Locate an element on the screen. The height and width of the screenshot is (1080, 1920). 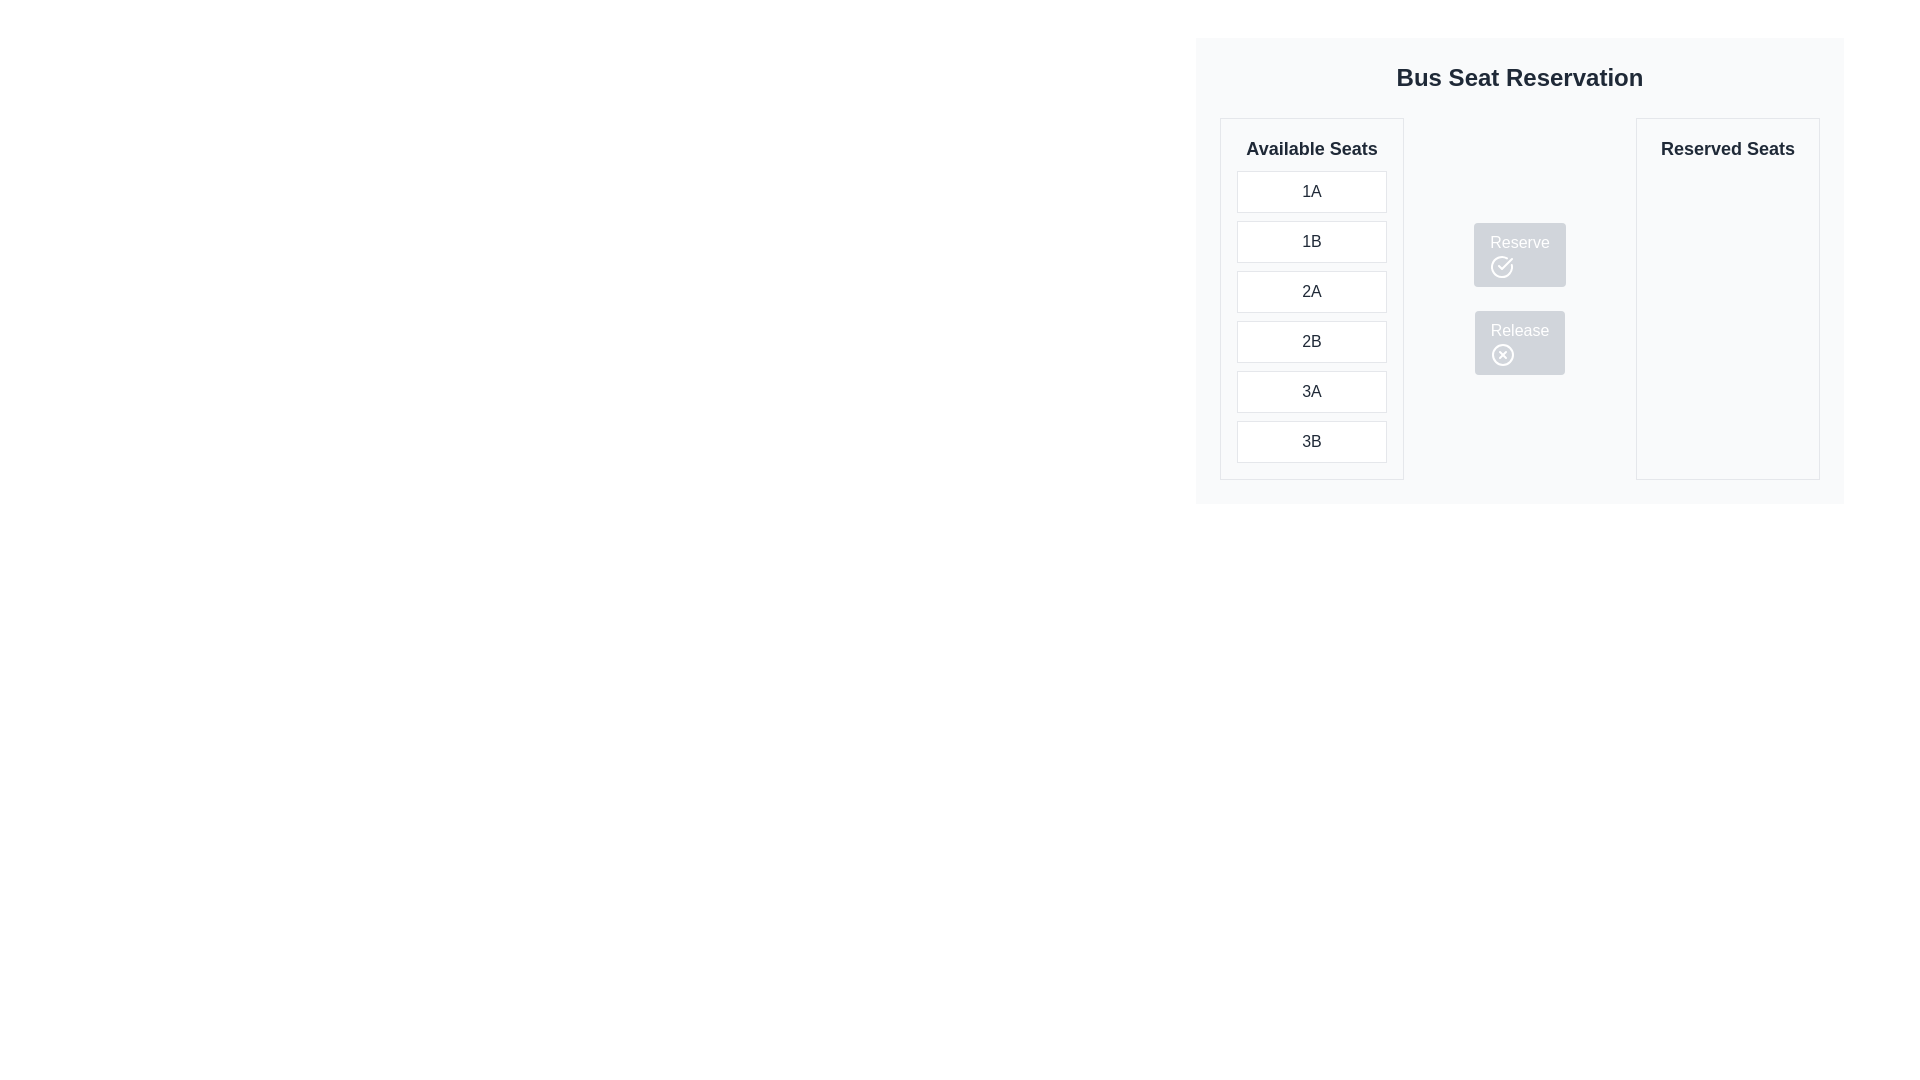
the status or appearance of the circular checkmark icon within the 'Reserve' button, which is visually distinct against the blue button background is located at coordinates (1502, 265).